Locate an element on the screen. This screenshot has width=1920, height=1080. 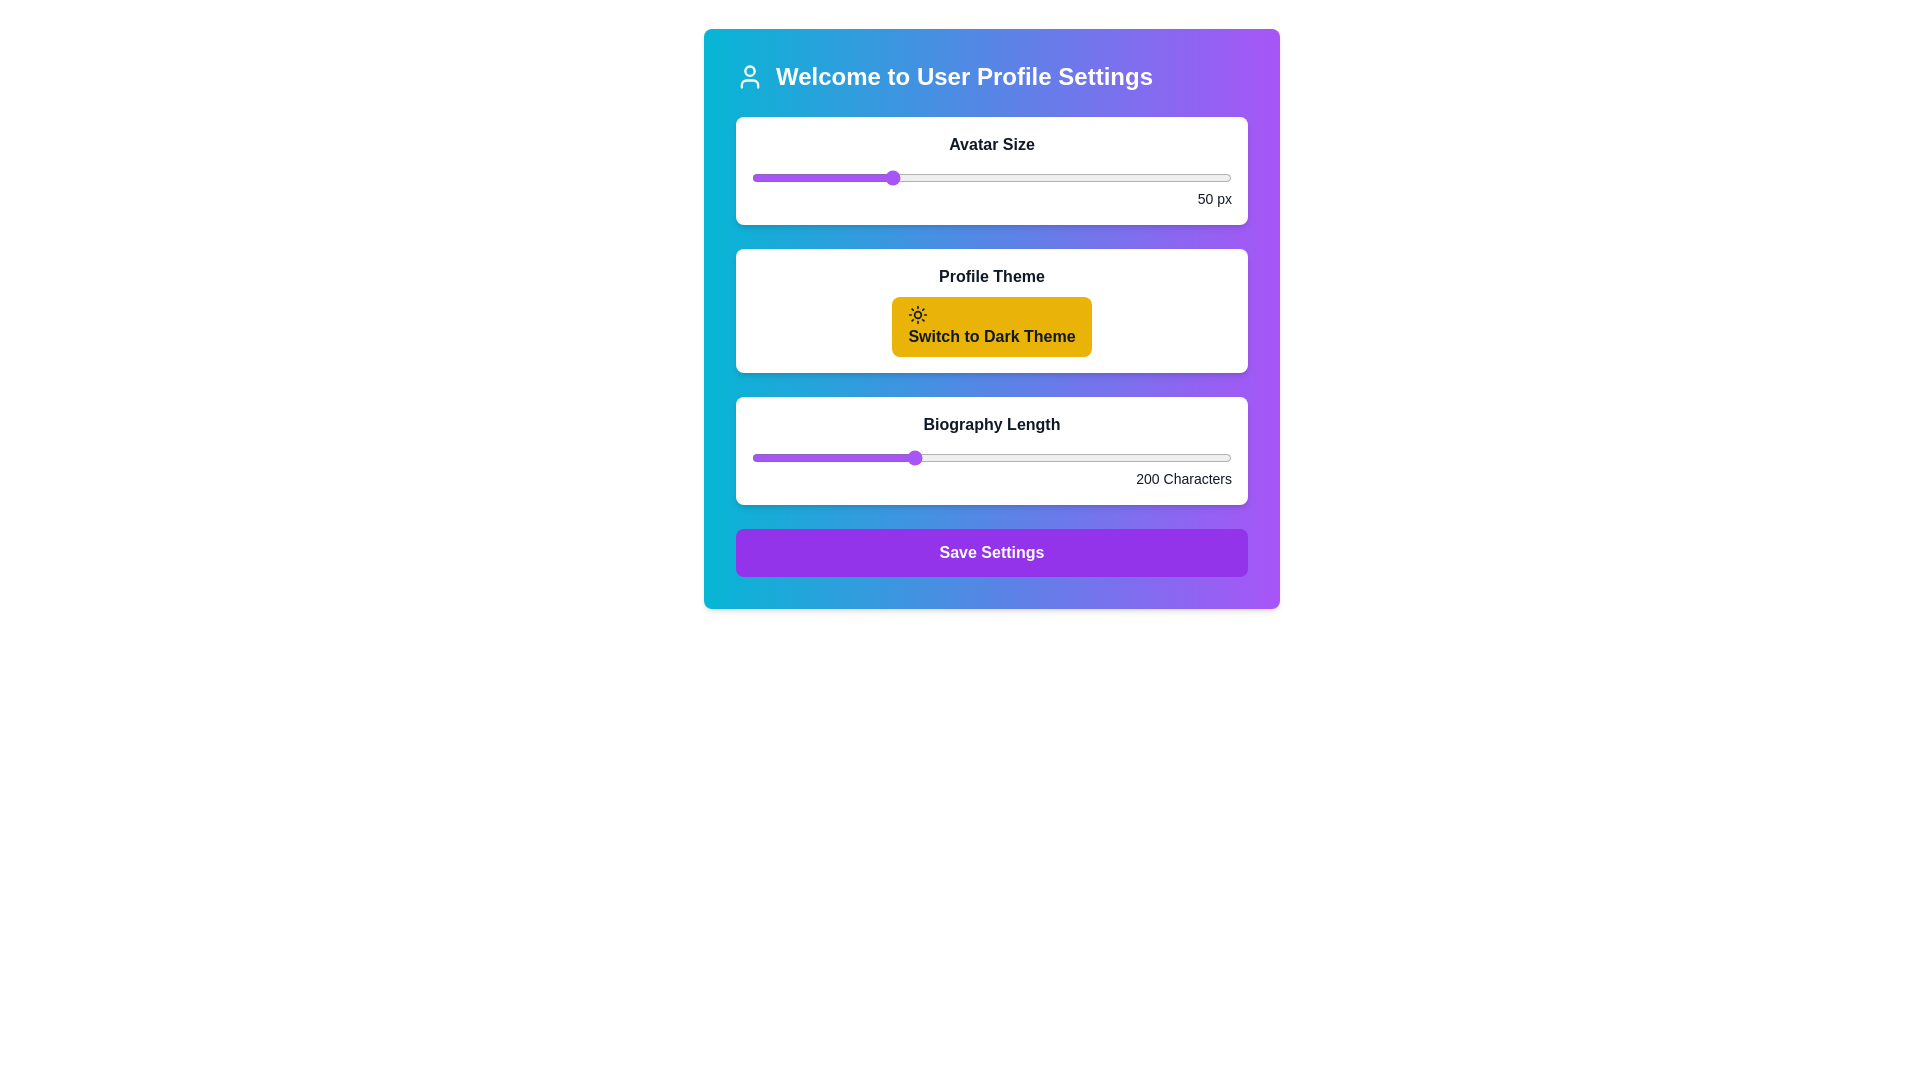
the biography length is located at coordinates (848, 458).